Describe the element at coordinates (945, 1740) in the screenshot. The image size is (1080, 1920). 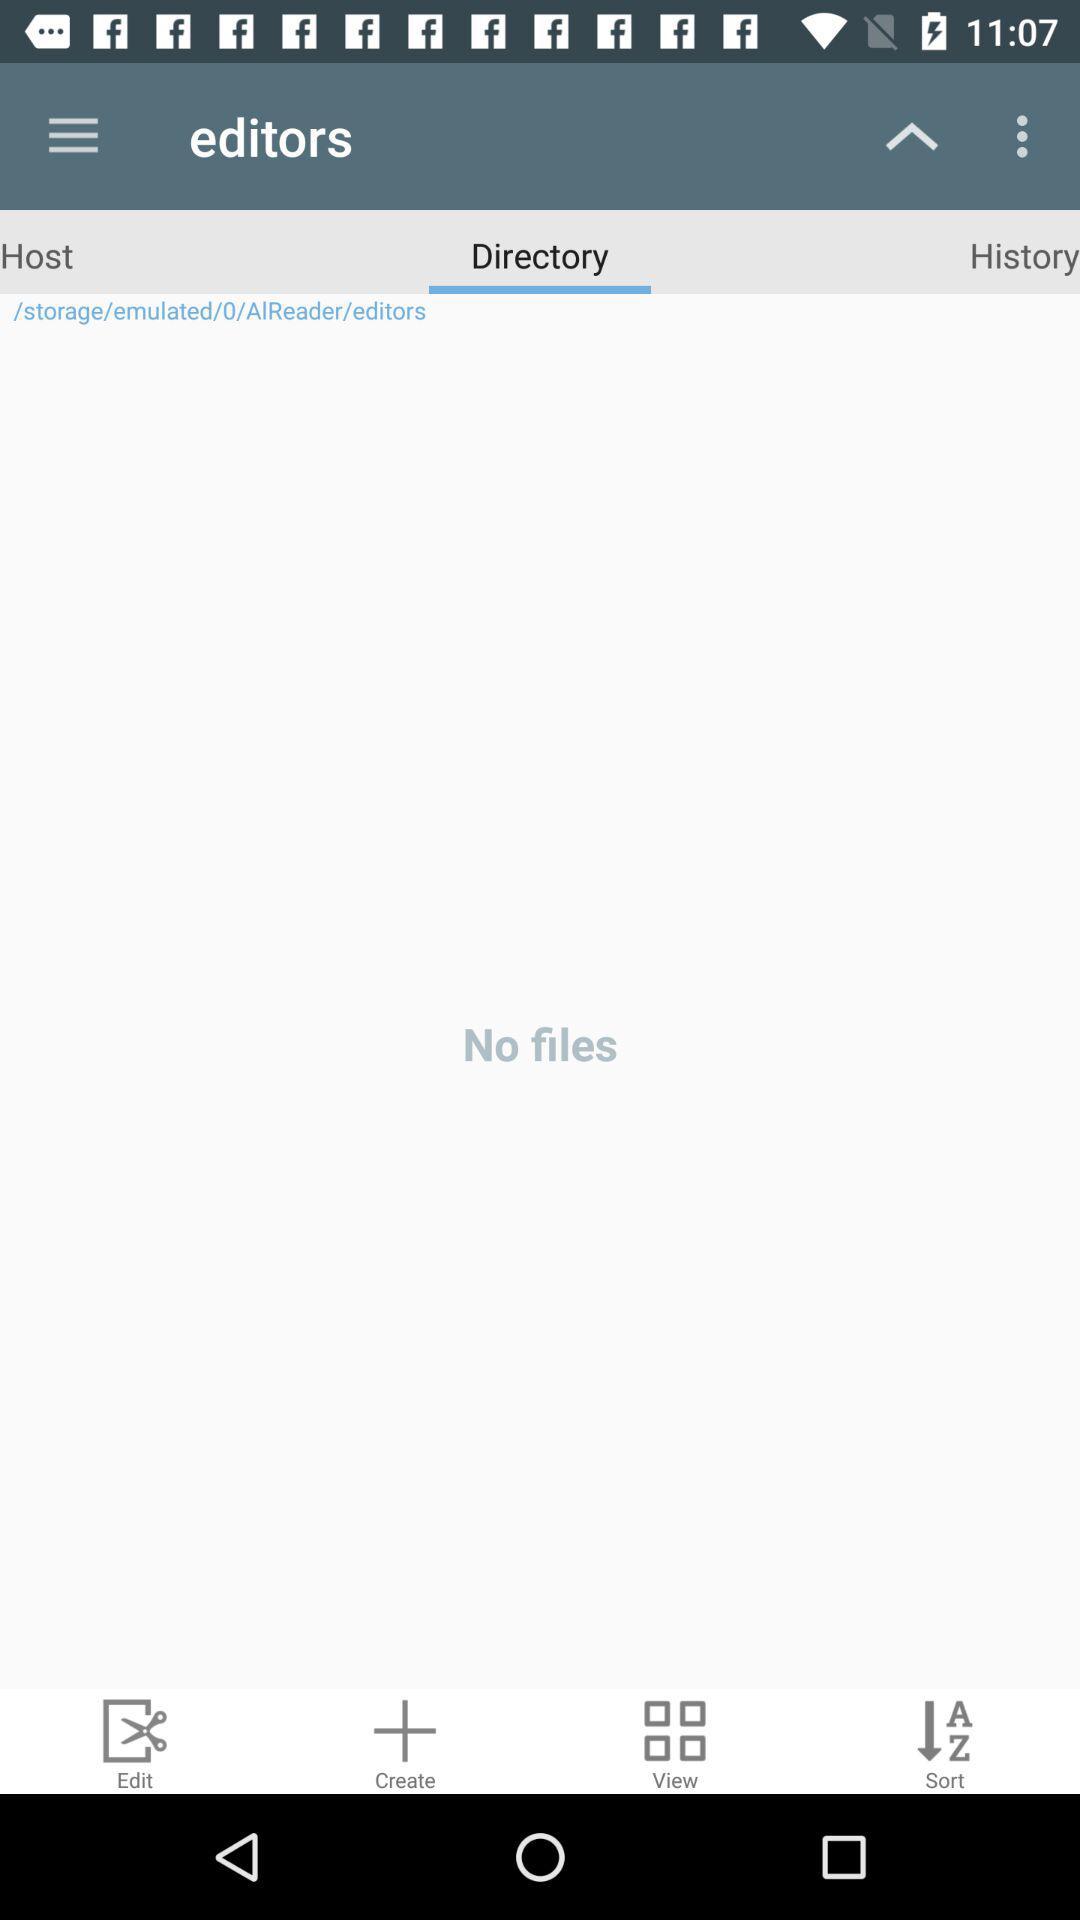
I see `sort by alphetical order` at that location.